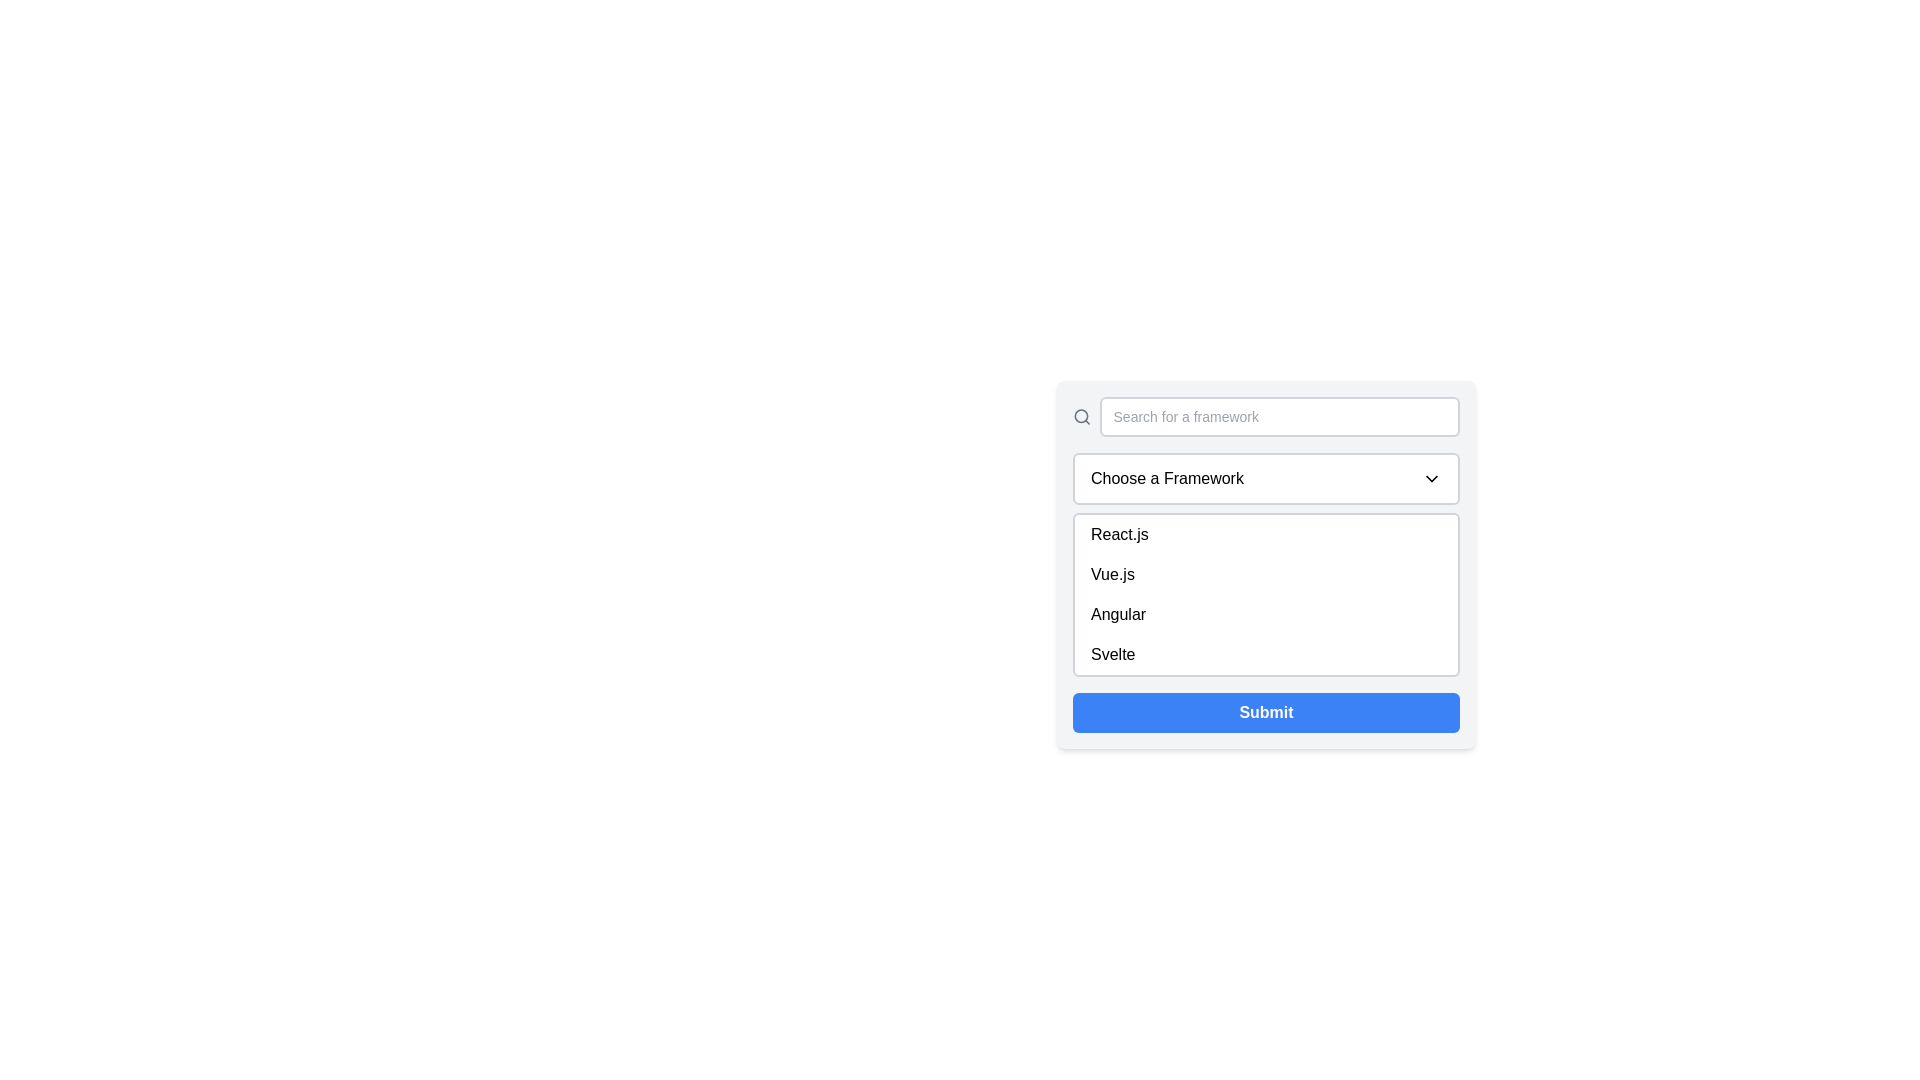 The height and width of the screenshot is (1080, 1920). I want to click on the 'React.js' dropdown list item, which is the first option in the dropdown menu appearing below the 'Choose a Framework' button, so click(1118, 534).